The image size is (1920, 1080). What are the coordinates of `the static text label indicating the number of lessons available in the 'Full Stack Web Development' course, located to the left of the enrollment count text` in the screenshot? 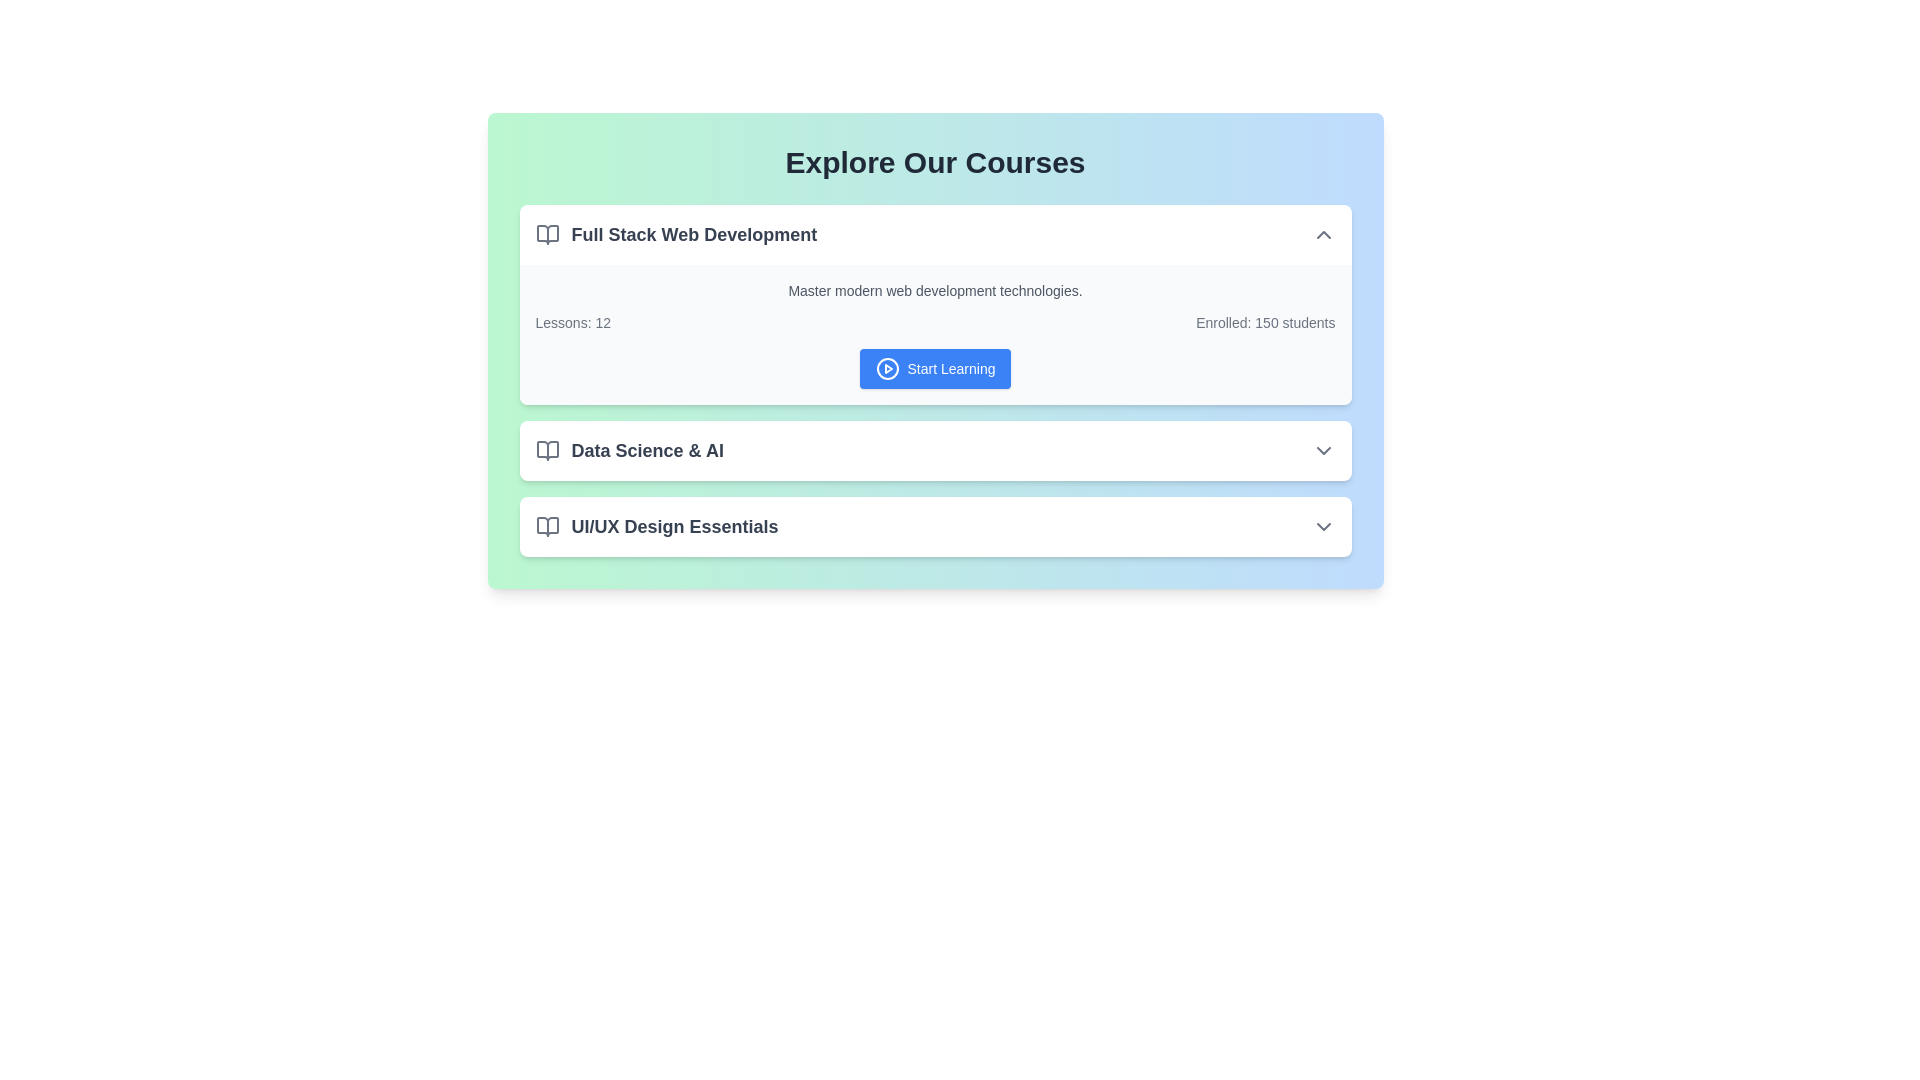 It's located at (572, 322).